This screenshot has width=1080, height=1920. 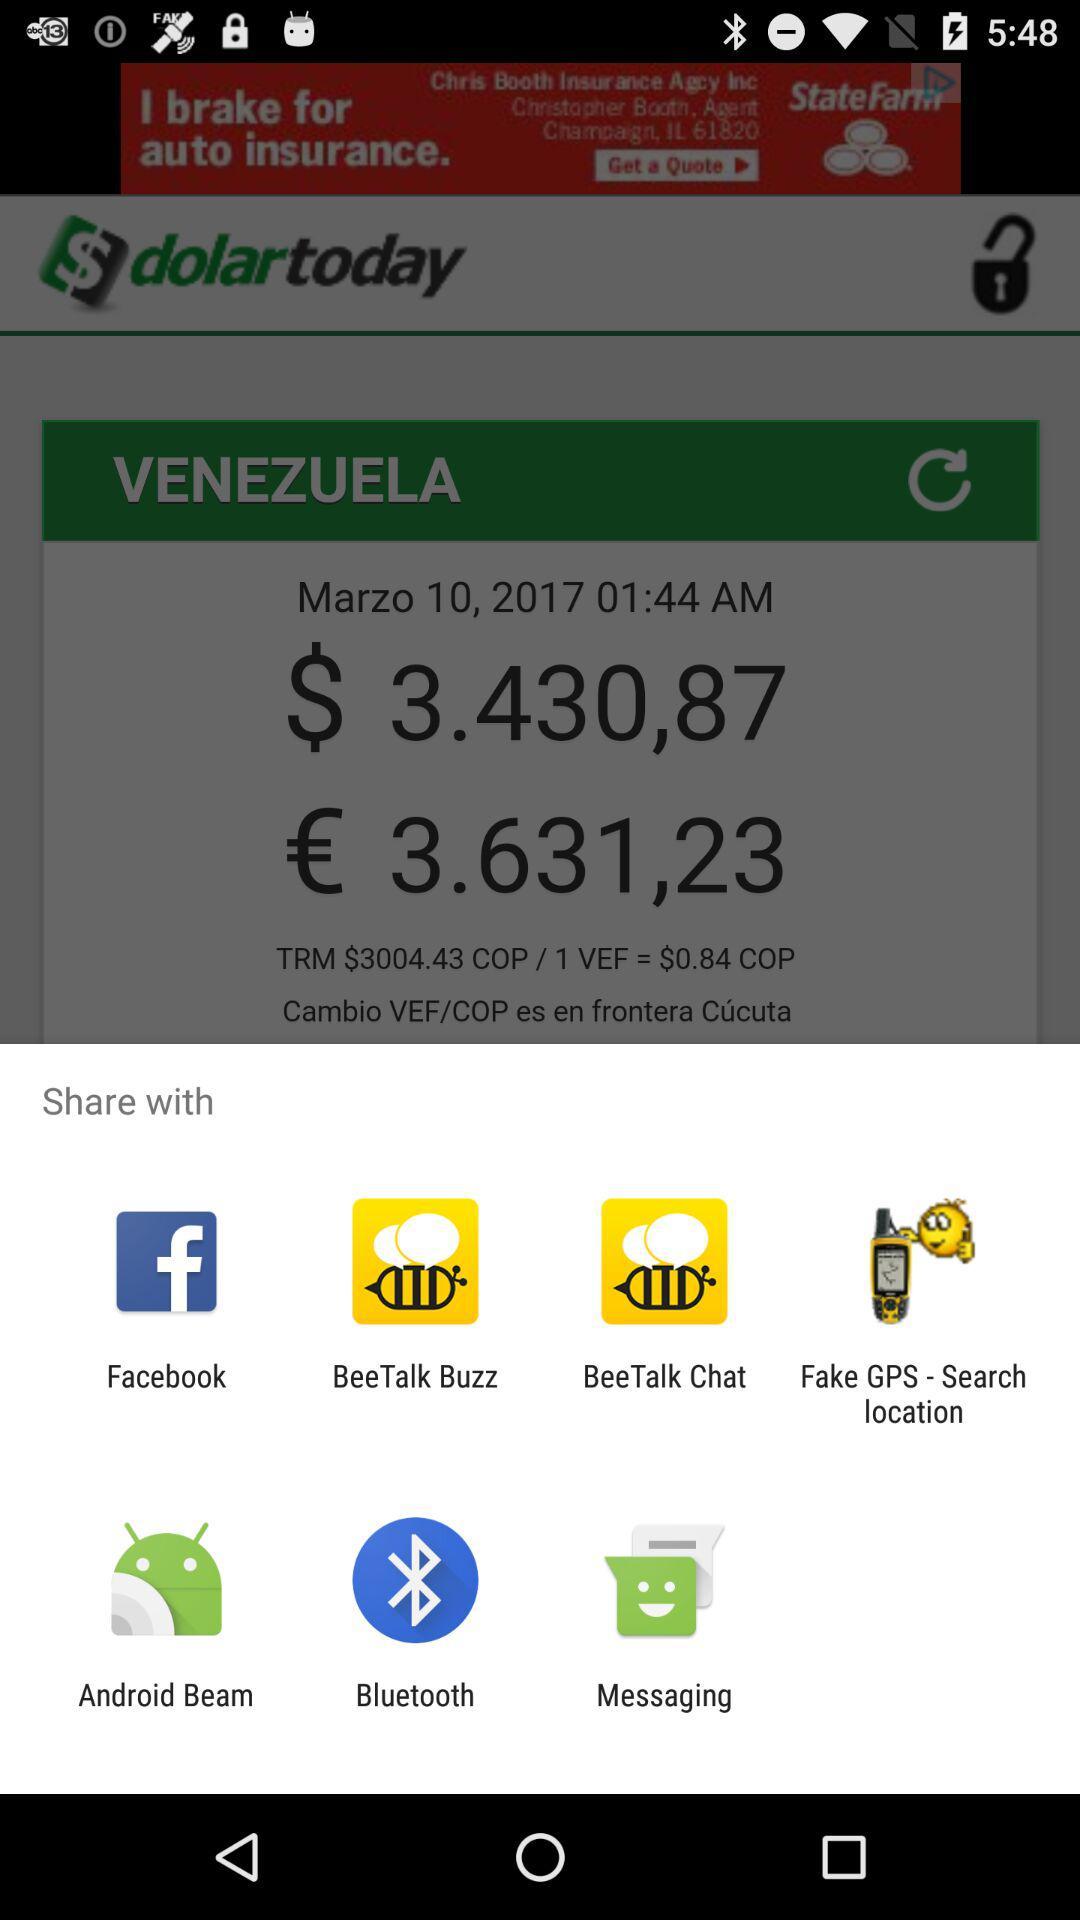 What do you see at coordinates (664, 1711) in the screenshot?
I see `the icon to the right of bluetooth app` at bounding box center [664, 1711].